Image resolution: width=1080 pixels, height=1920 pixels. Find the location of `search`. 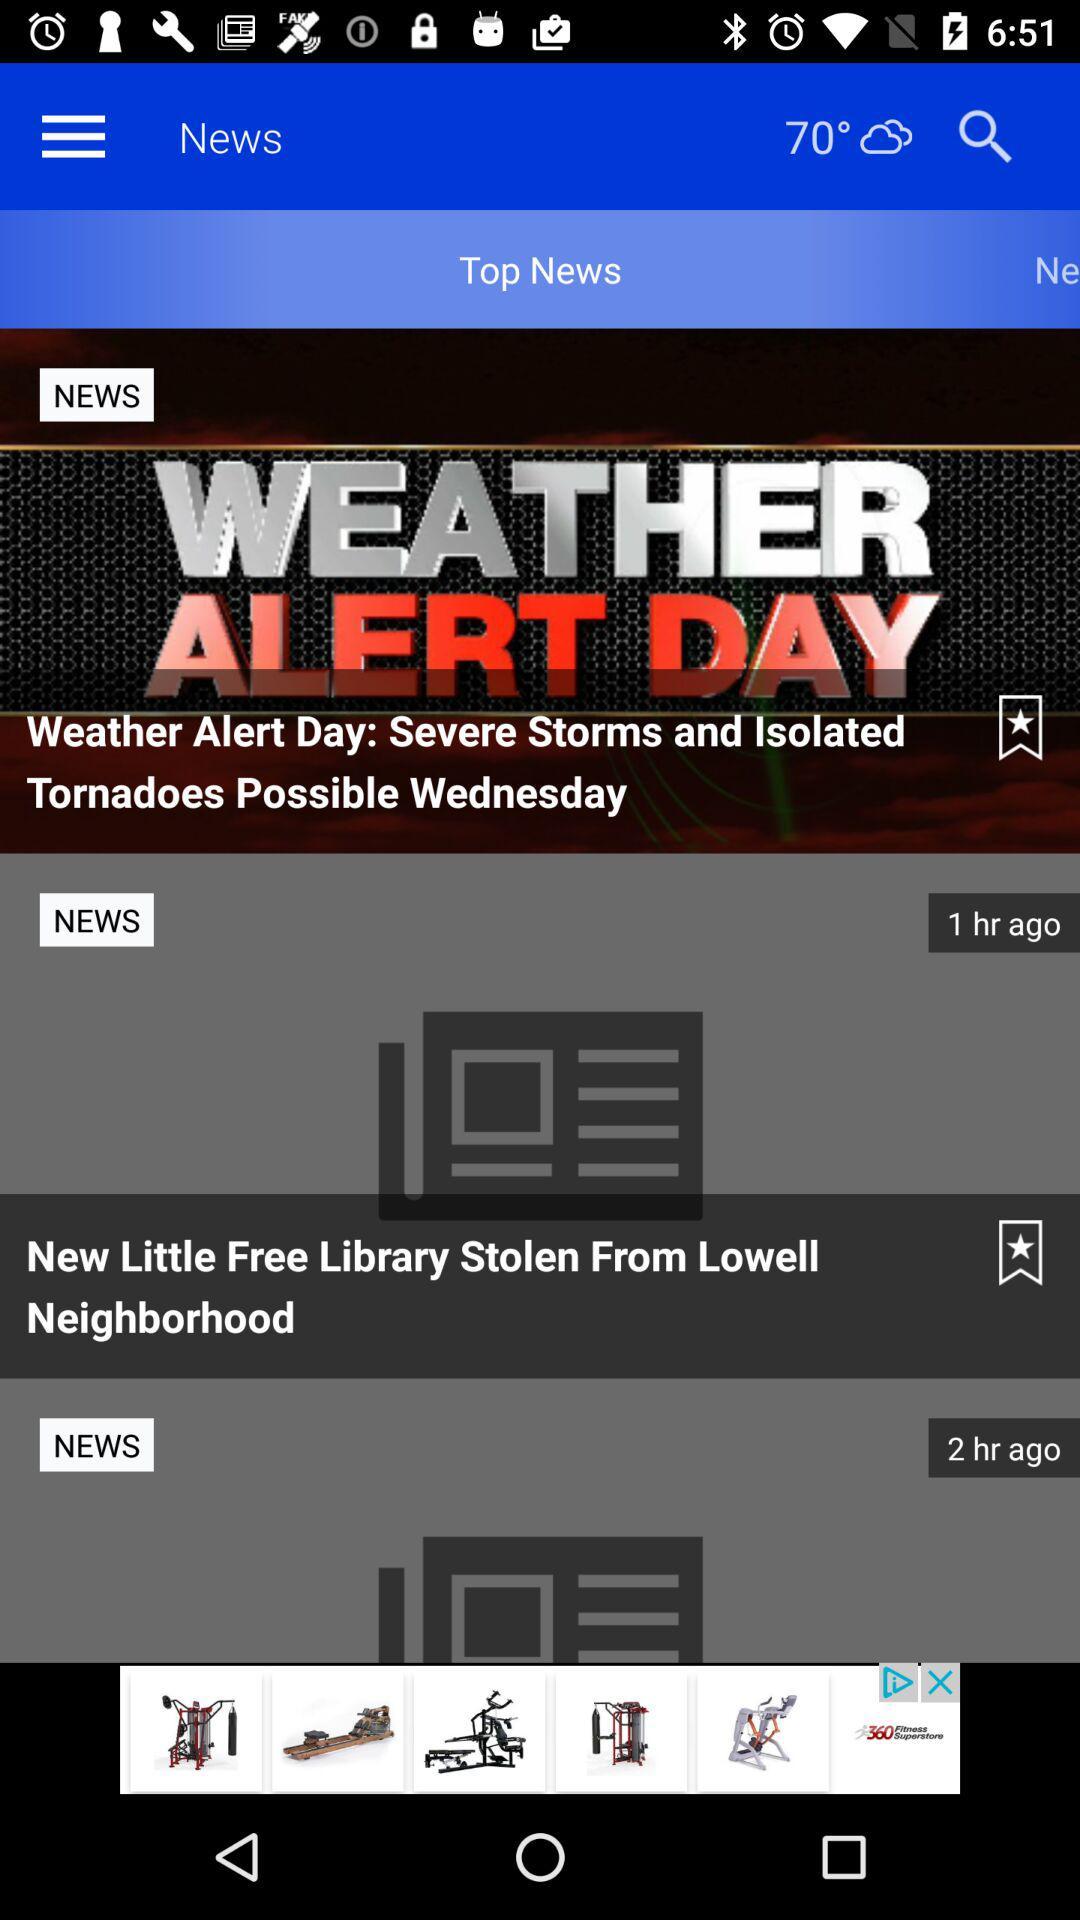

search is located at coordinates (984, 135).